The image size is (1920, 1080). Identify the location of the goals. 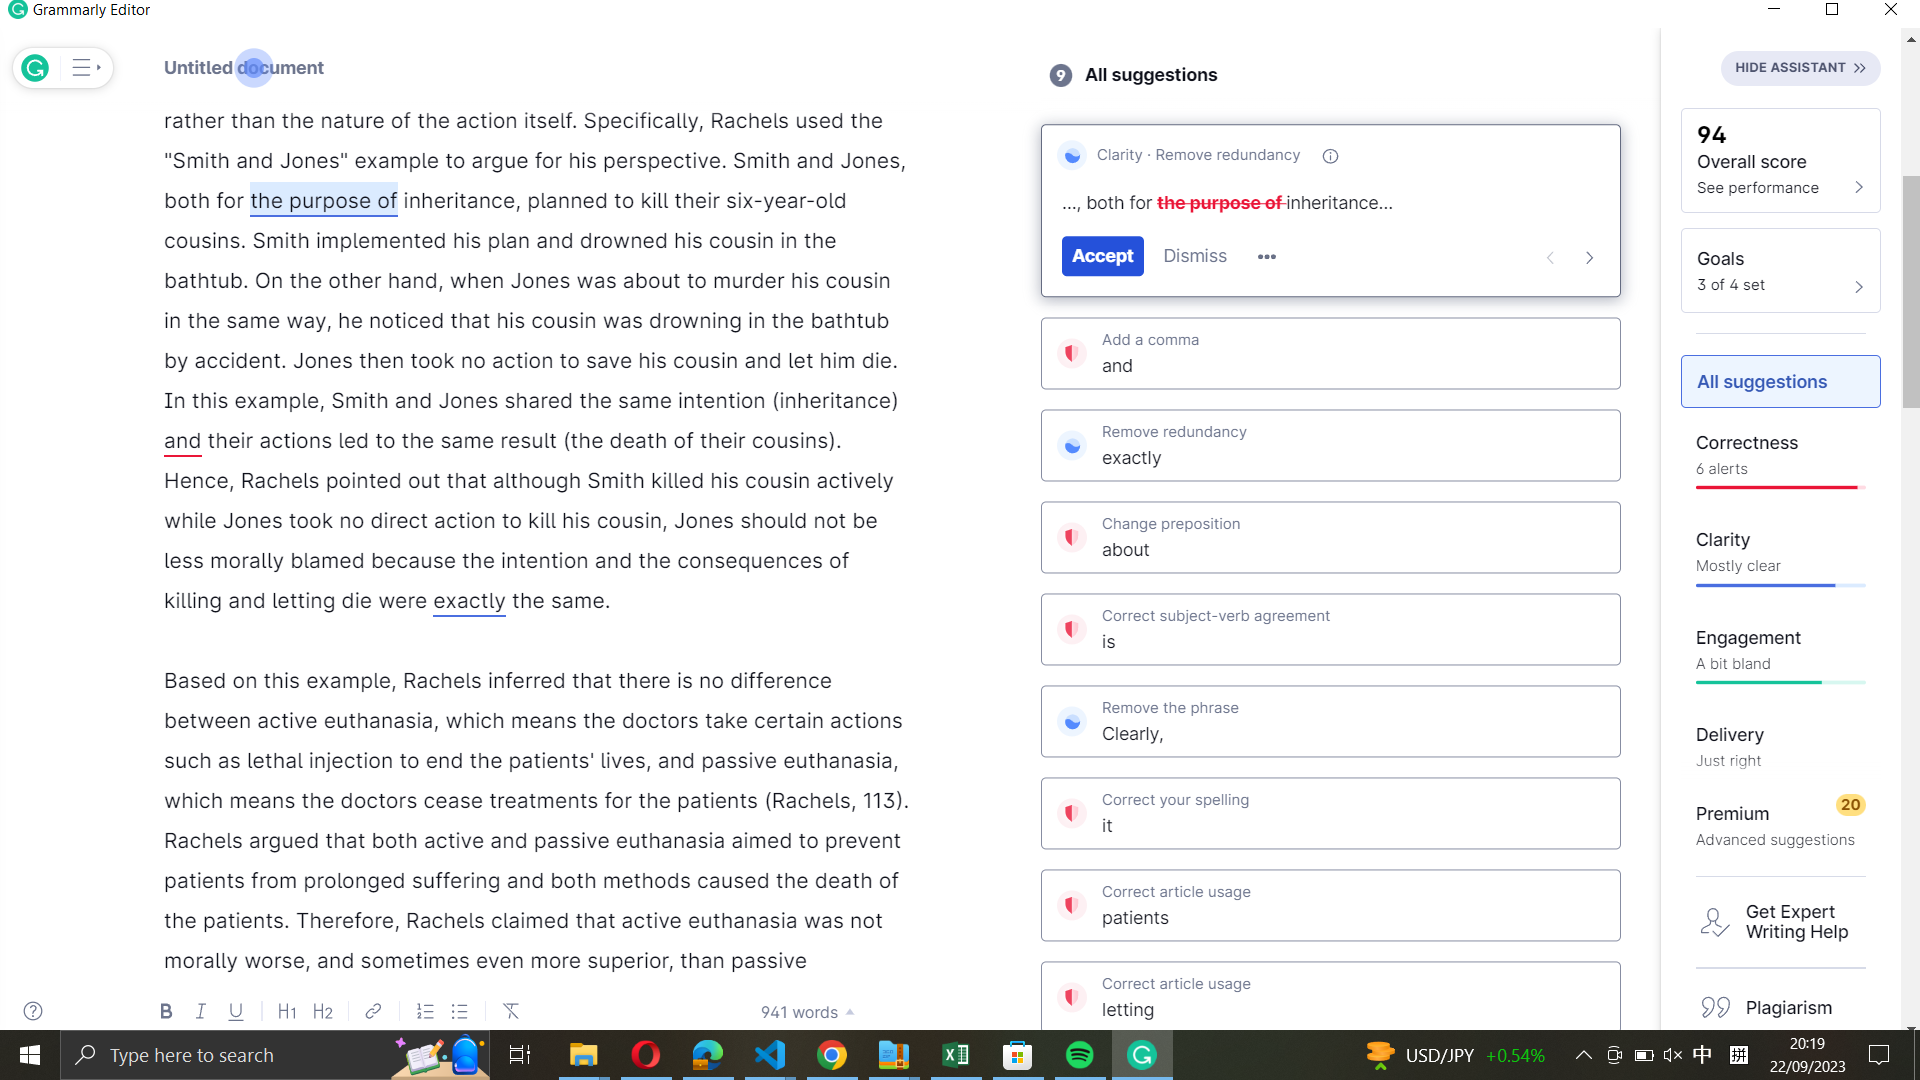
(1780, 268).